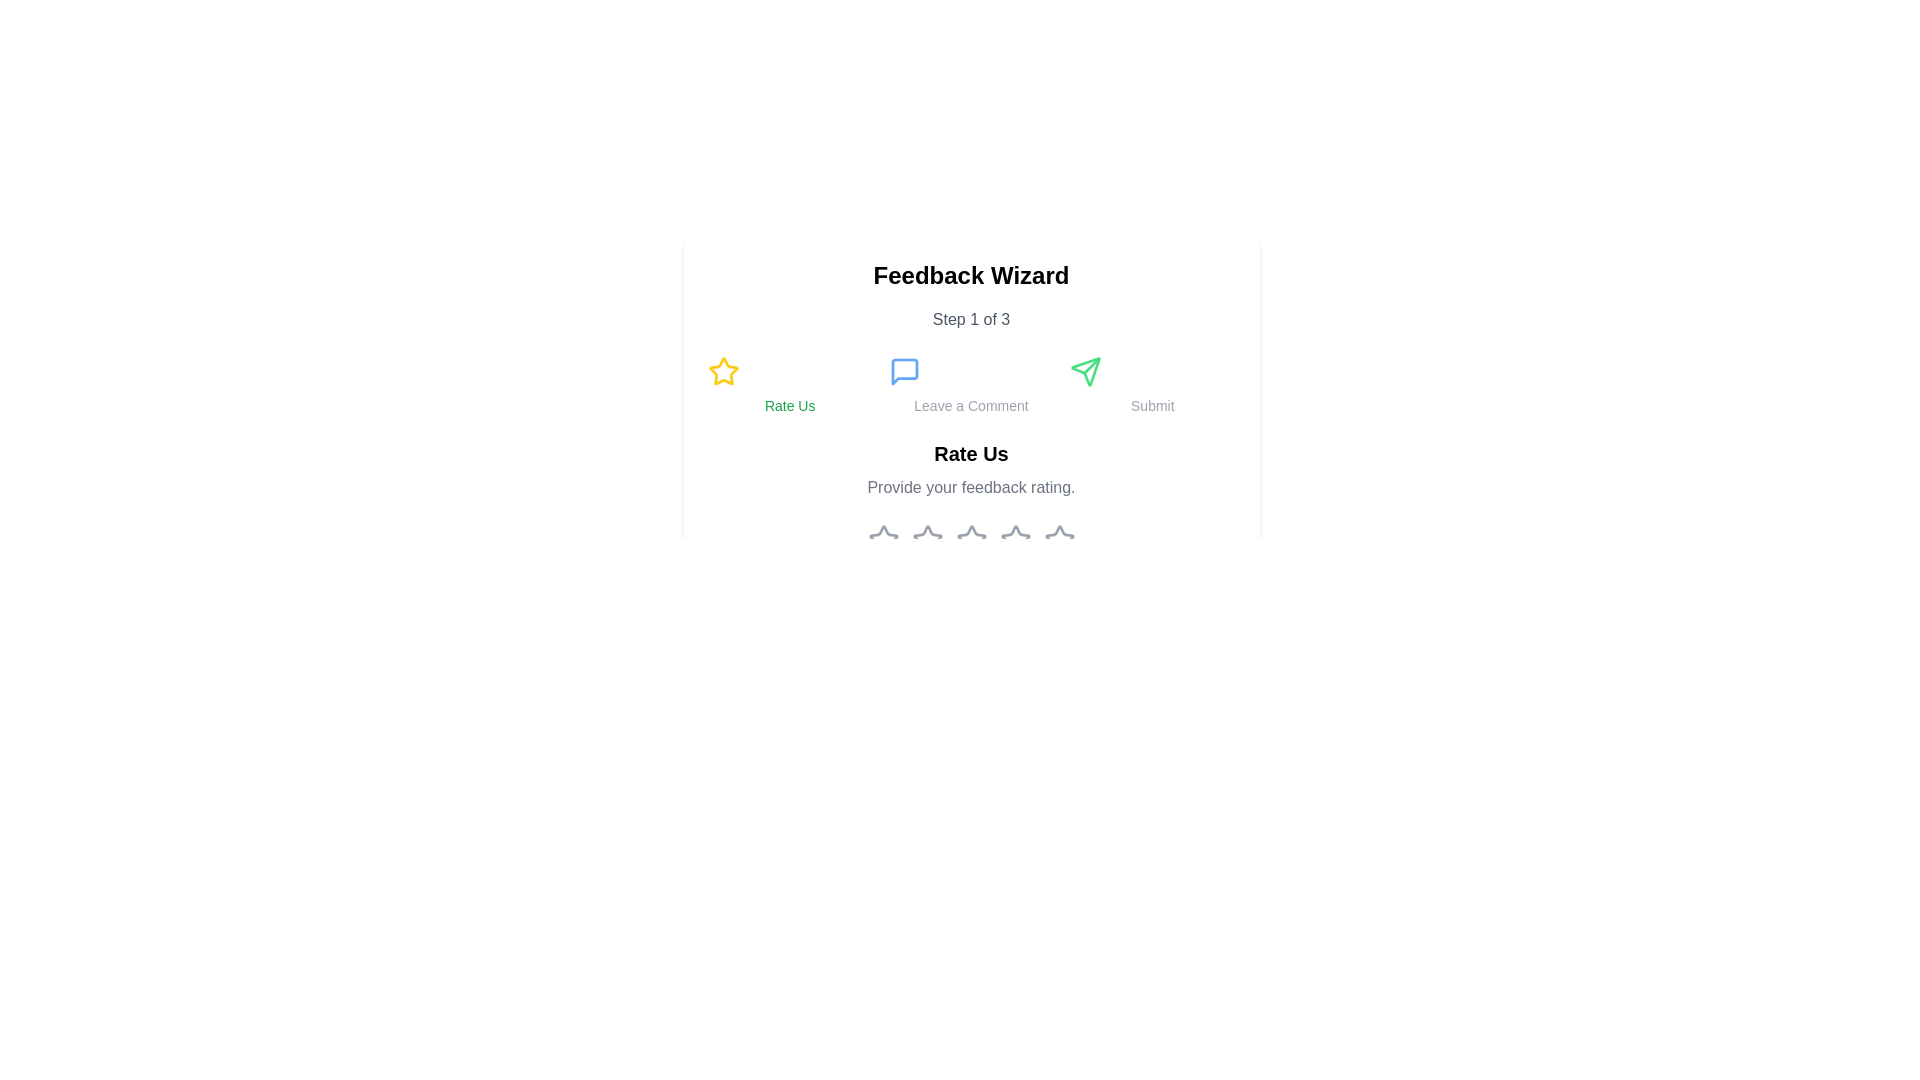 This screenshot has width=1920, height=1080. What do you see at coordinates (1152, 405) in the screenshot?
I see `the 'Submit' label, which displays the text in a small, gray font and is located to the right of the green directional icon in the feedback wizard interface` at bounding box center [1152, 405].